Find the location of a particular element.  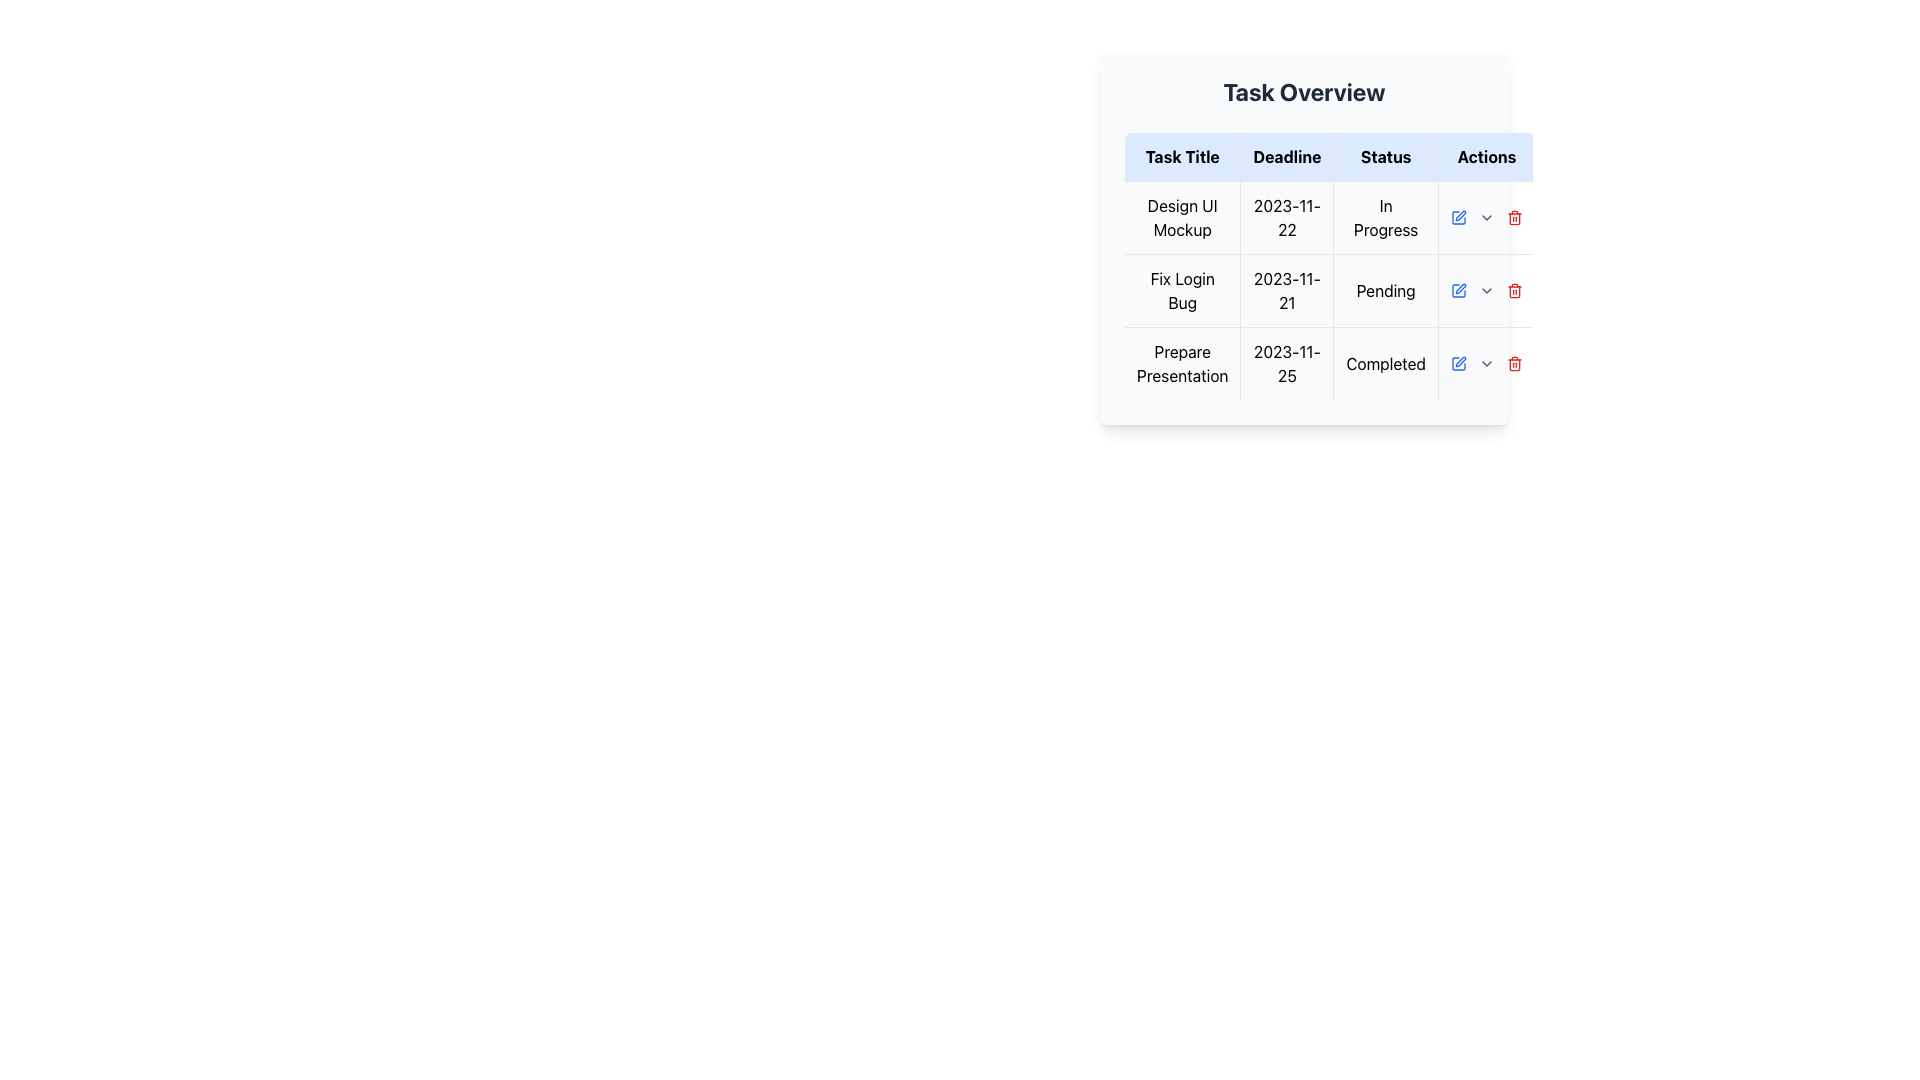

the Table Cell that indicates the completion status of the task 'Prepare Presentation' located in the 'Status' column of the table is located at coordinates (1385, 363).